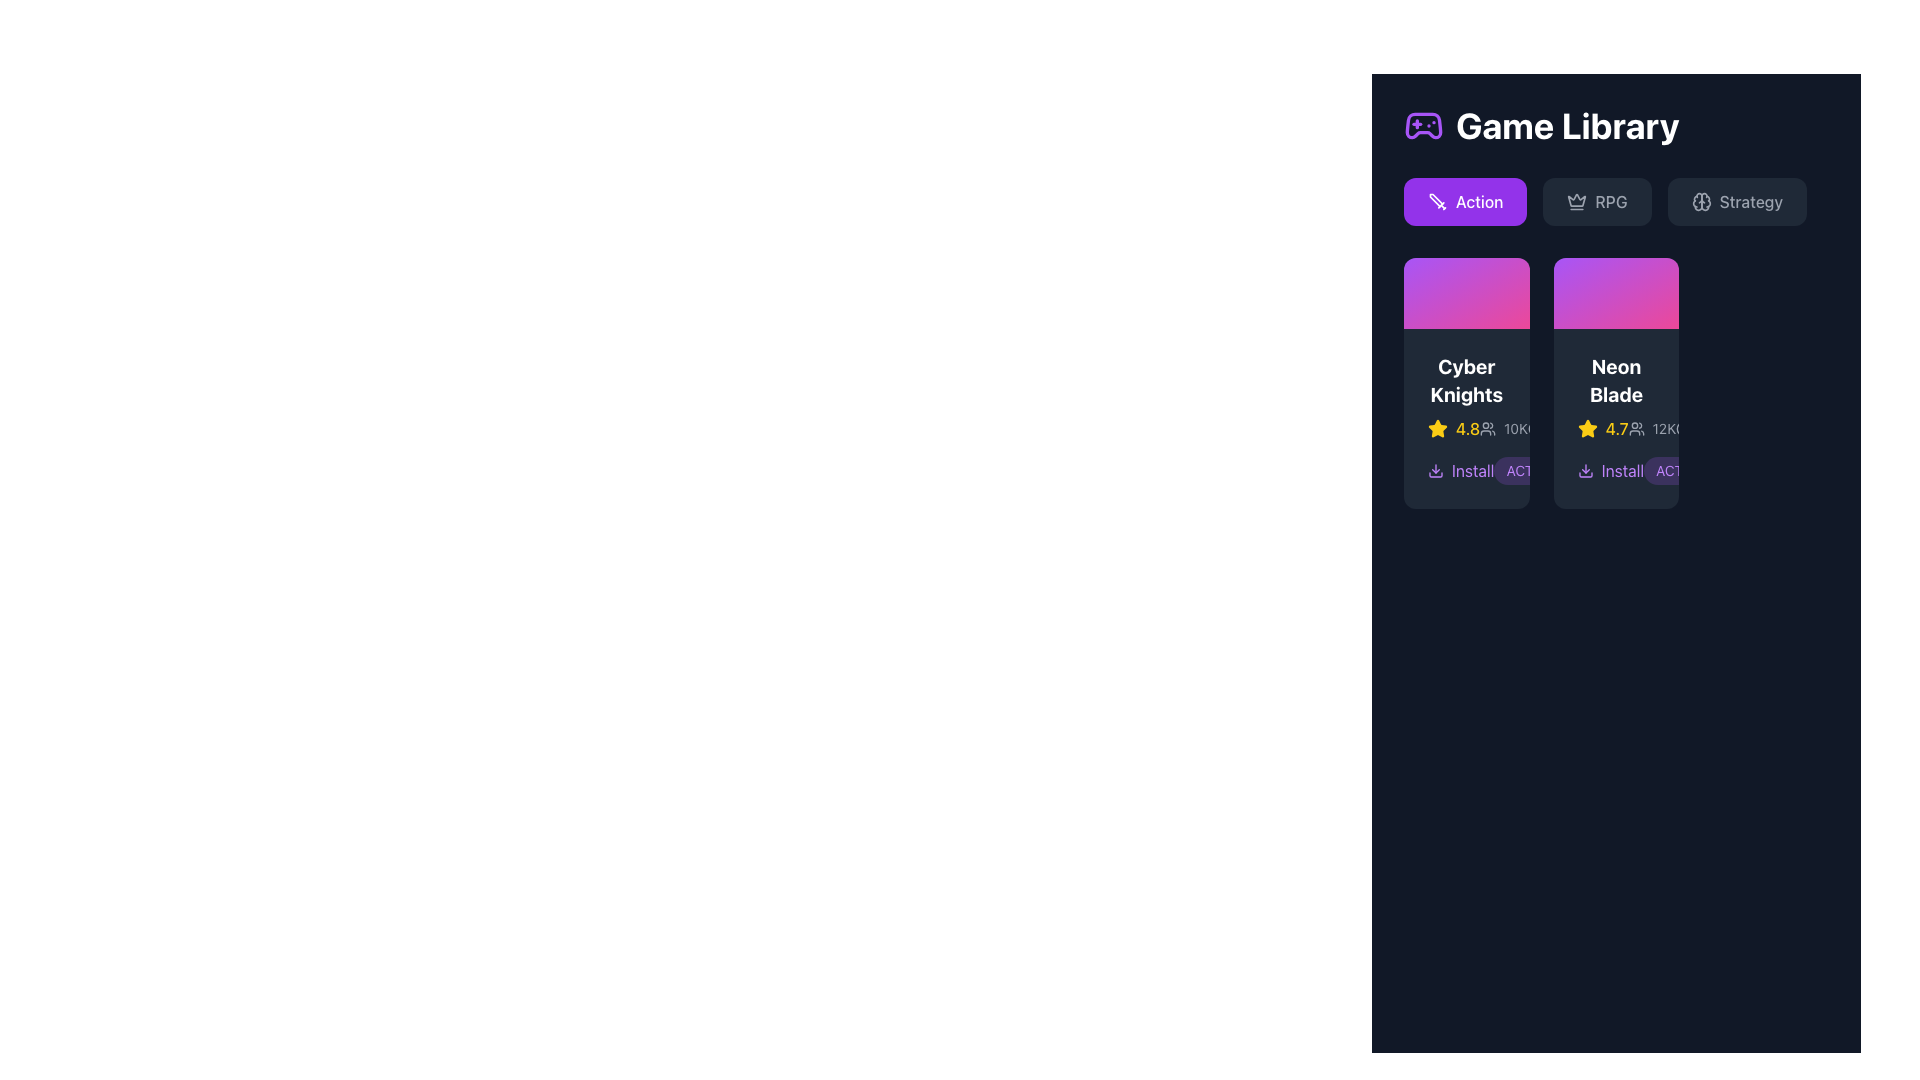  Describe the element at coordinates (1468, 427) in the screenshot. I see `numerical value displayed by the Text Label indicating the rating score for the game item 'Cyber Knights', which is positioned next to a yellow star icon` at that location.